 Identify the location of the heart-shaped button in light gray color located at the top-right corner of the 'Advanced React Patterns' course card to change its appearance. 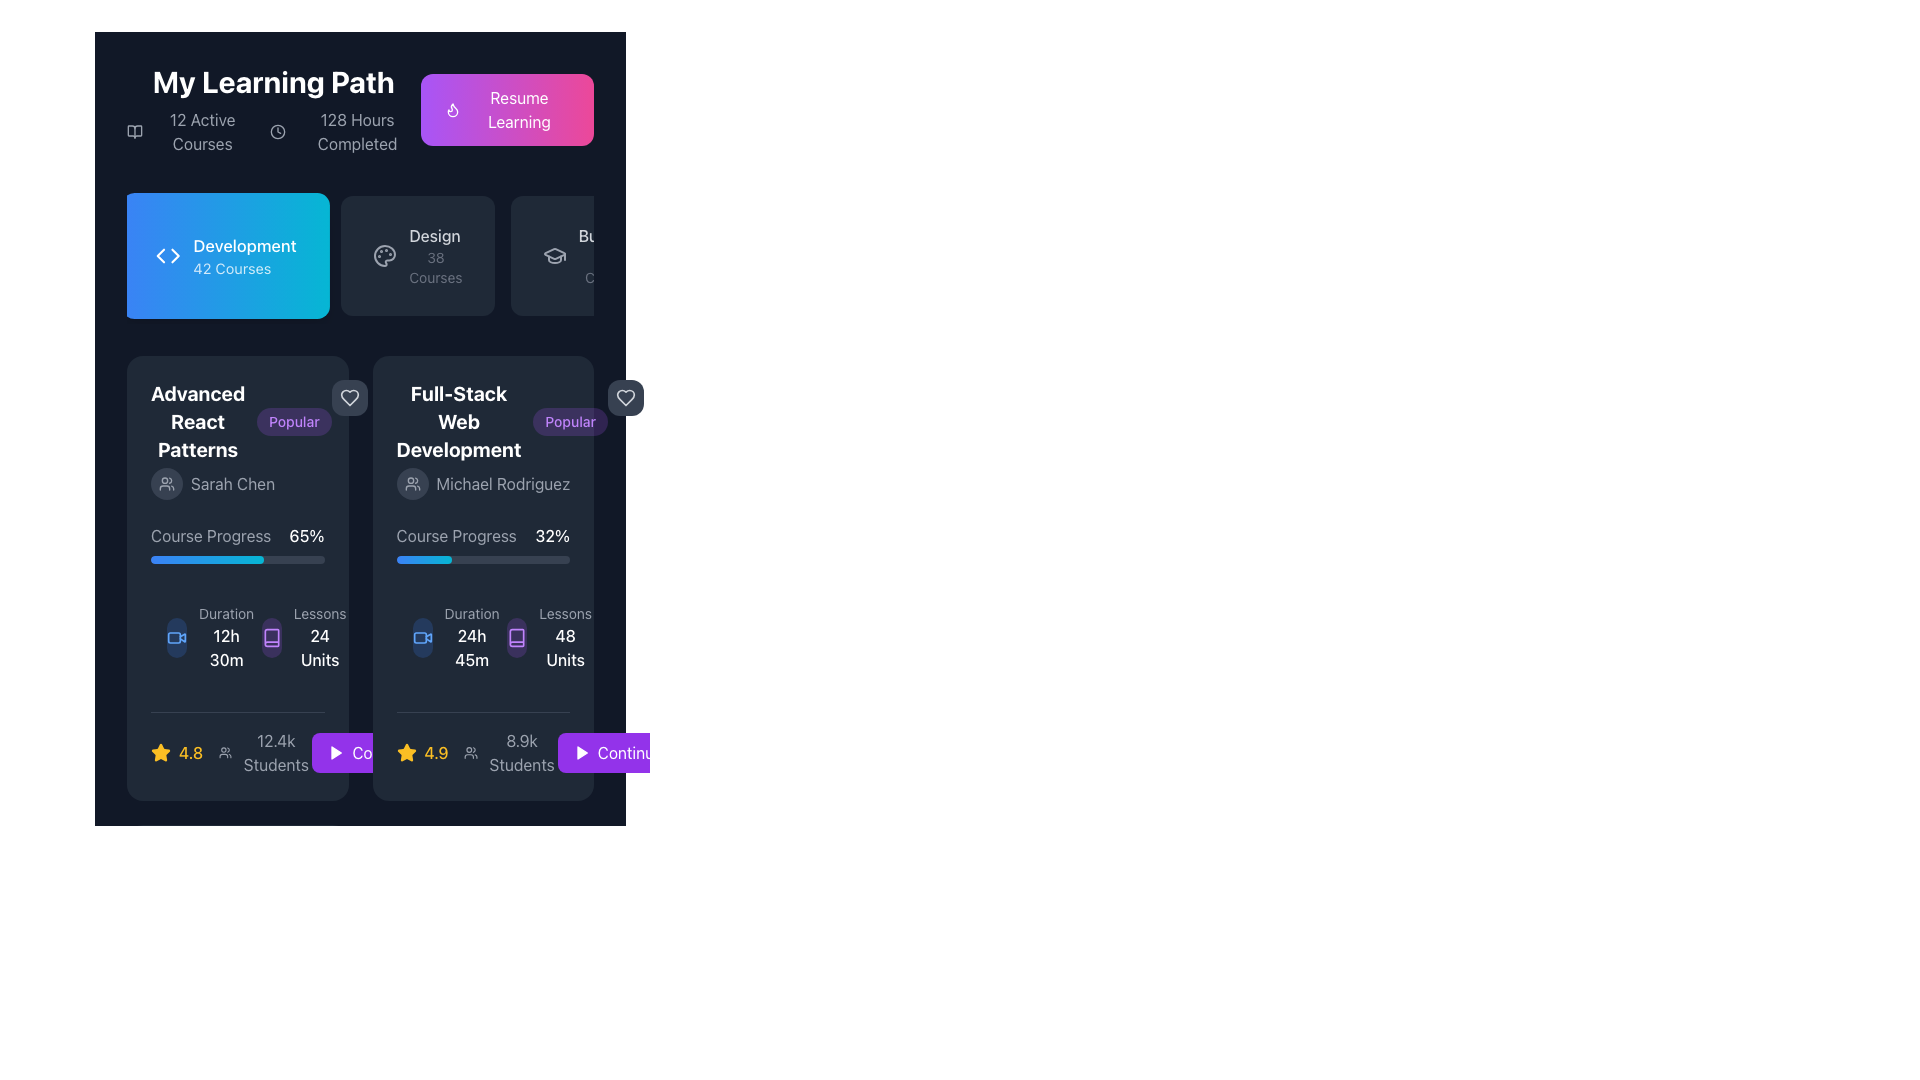
(349, 397).